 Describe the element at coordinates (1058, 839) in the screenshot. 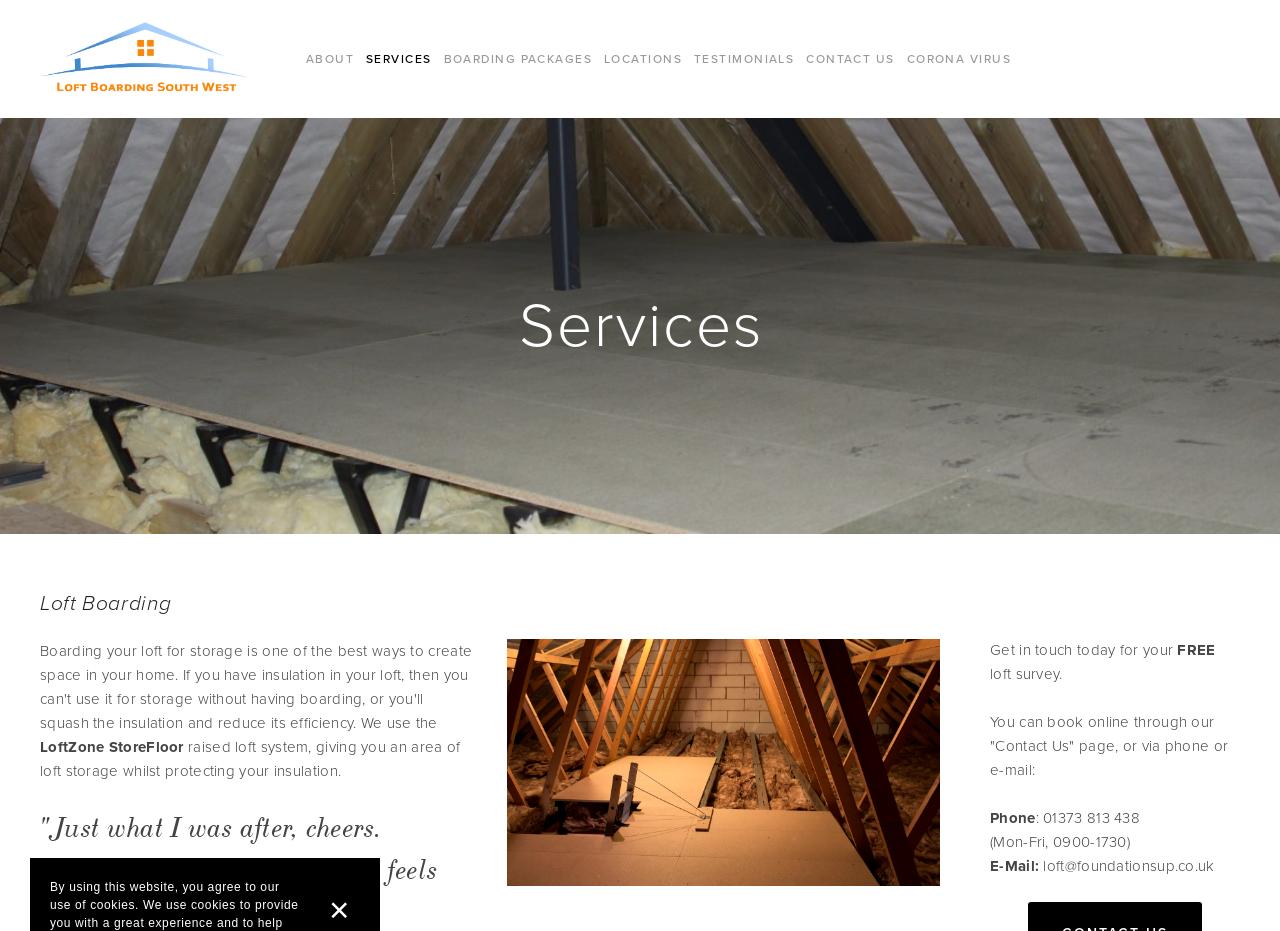

I see `'(Mon-Fri, 0900-1730)'` at that location.